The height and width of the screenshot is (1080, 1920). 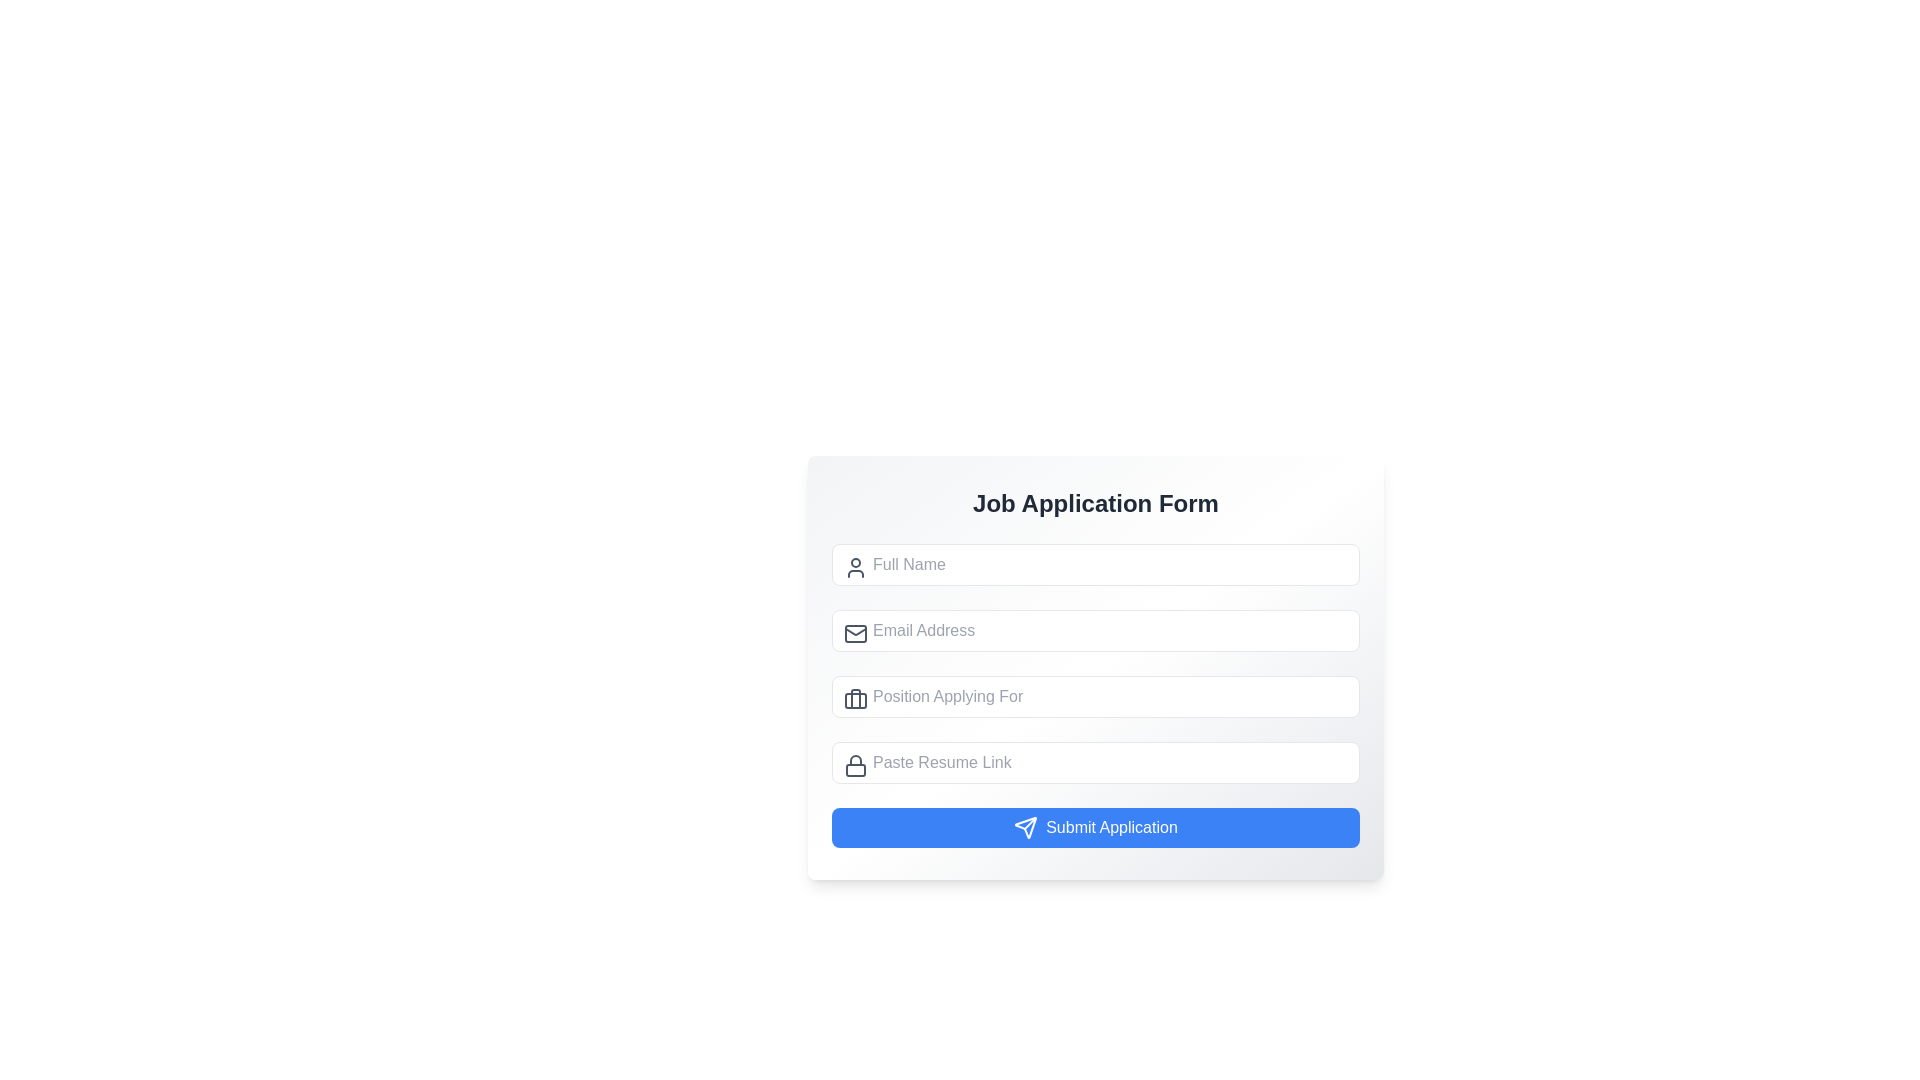 I want to click on the email input field labeled 'Email Address' to focus on it, located below the 'Full Name' field in the 'Job Application Form', so click(x=1094, y=631).